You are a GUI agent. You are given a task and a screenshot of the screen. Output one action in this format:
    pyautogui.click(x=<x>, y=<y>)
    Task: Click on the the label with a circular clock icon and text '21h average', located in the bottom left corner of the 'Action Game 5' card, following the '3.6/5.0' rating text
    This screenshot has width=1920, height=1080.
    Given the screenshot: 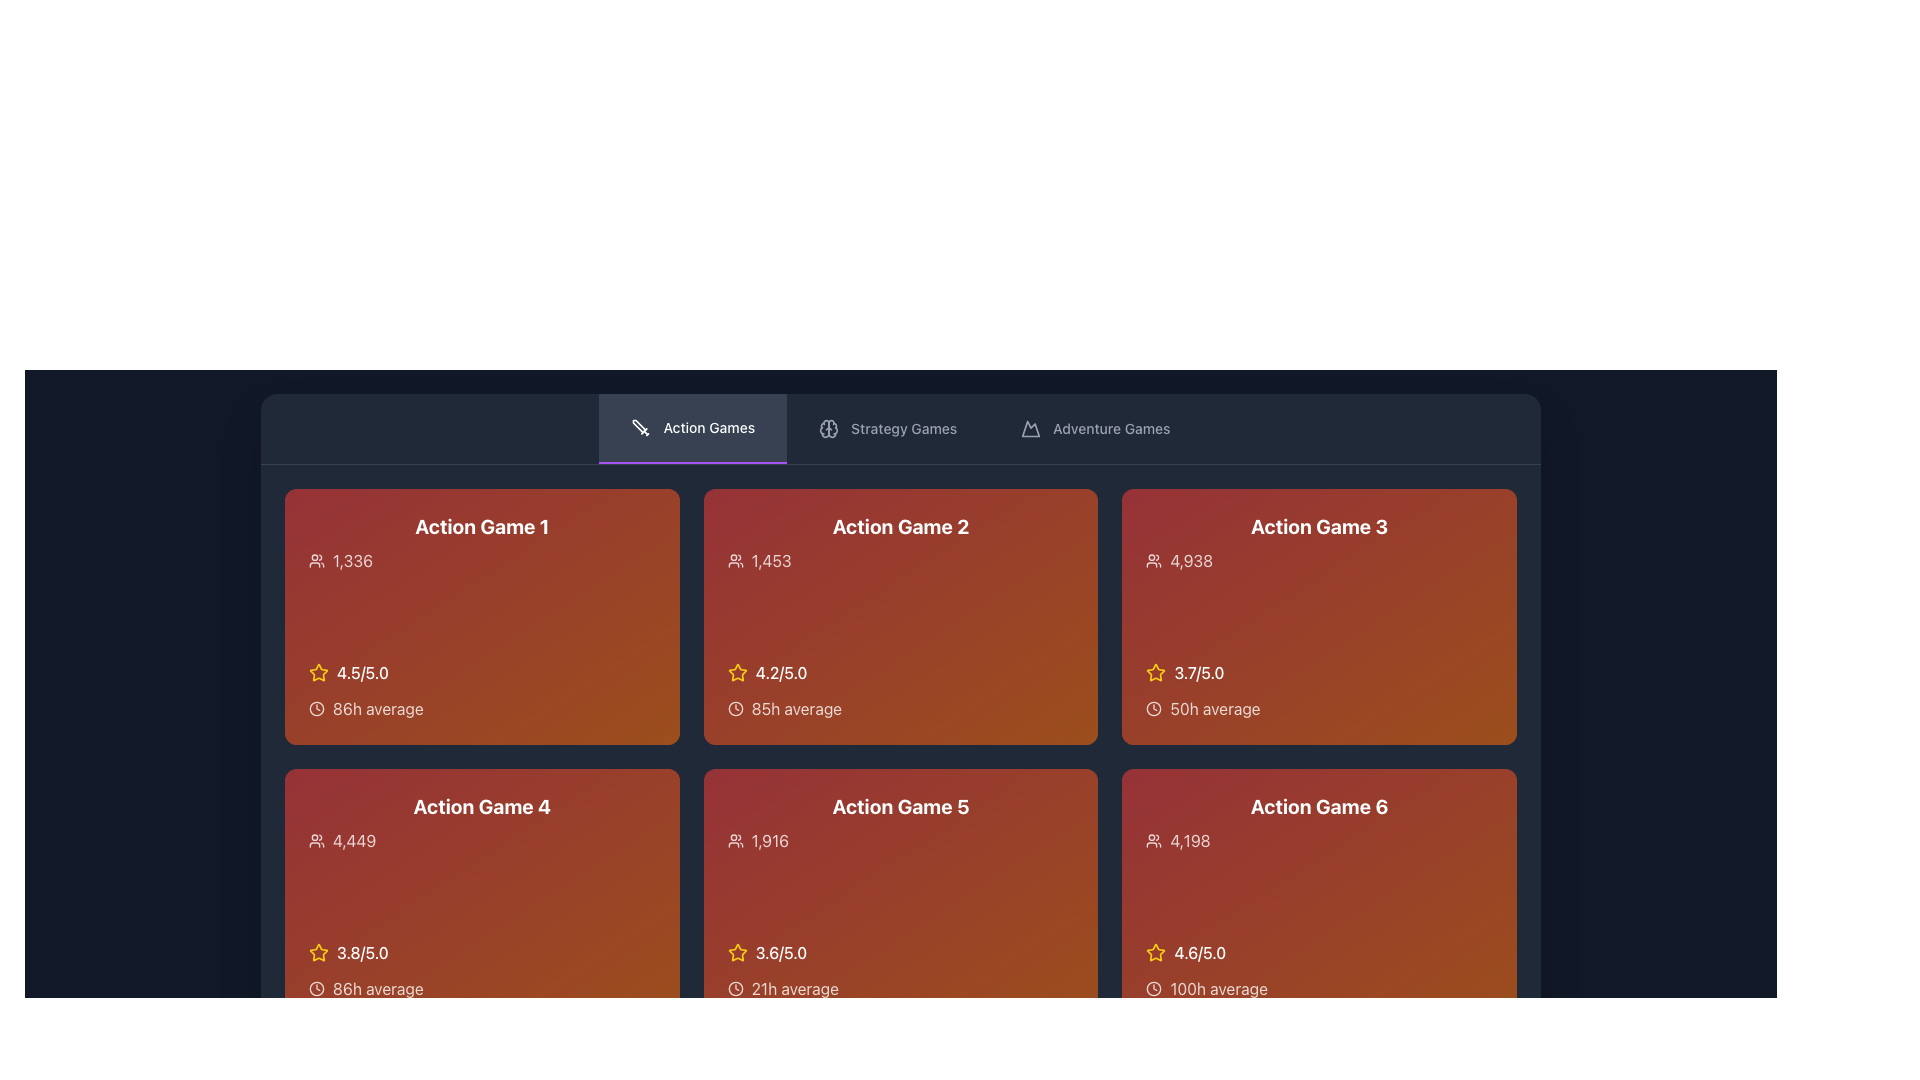 What is the action you would take?
    pyautogui.click(x=900, y=987)
    